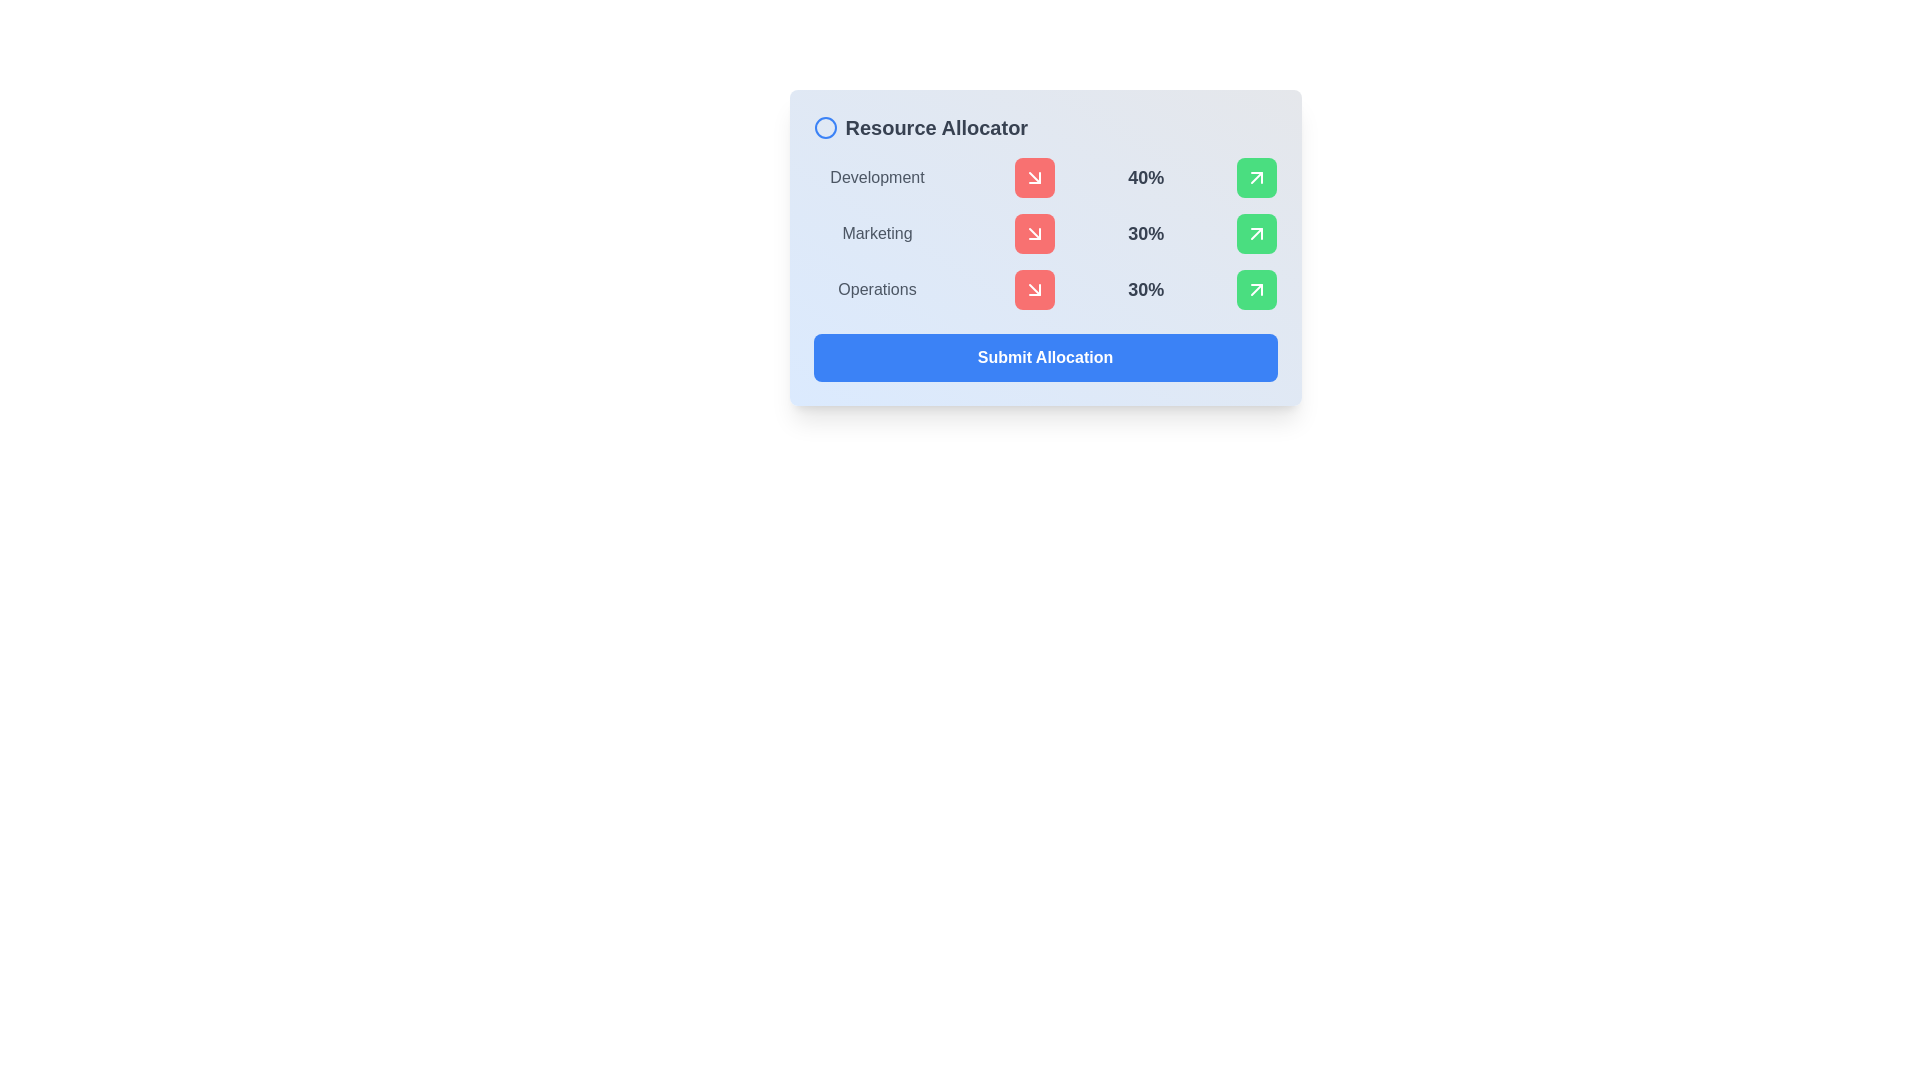 The width and height of the screenshot is (1920, 1080). What do you see at coordinates (1256, 233) in the screenshot?
I see `the green arrow button in the 'Marketing' row of the 'Resource Allocator' section` at bounding box center [1256, 233].